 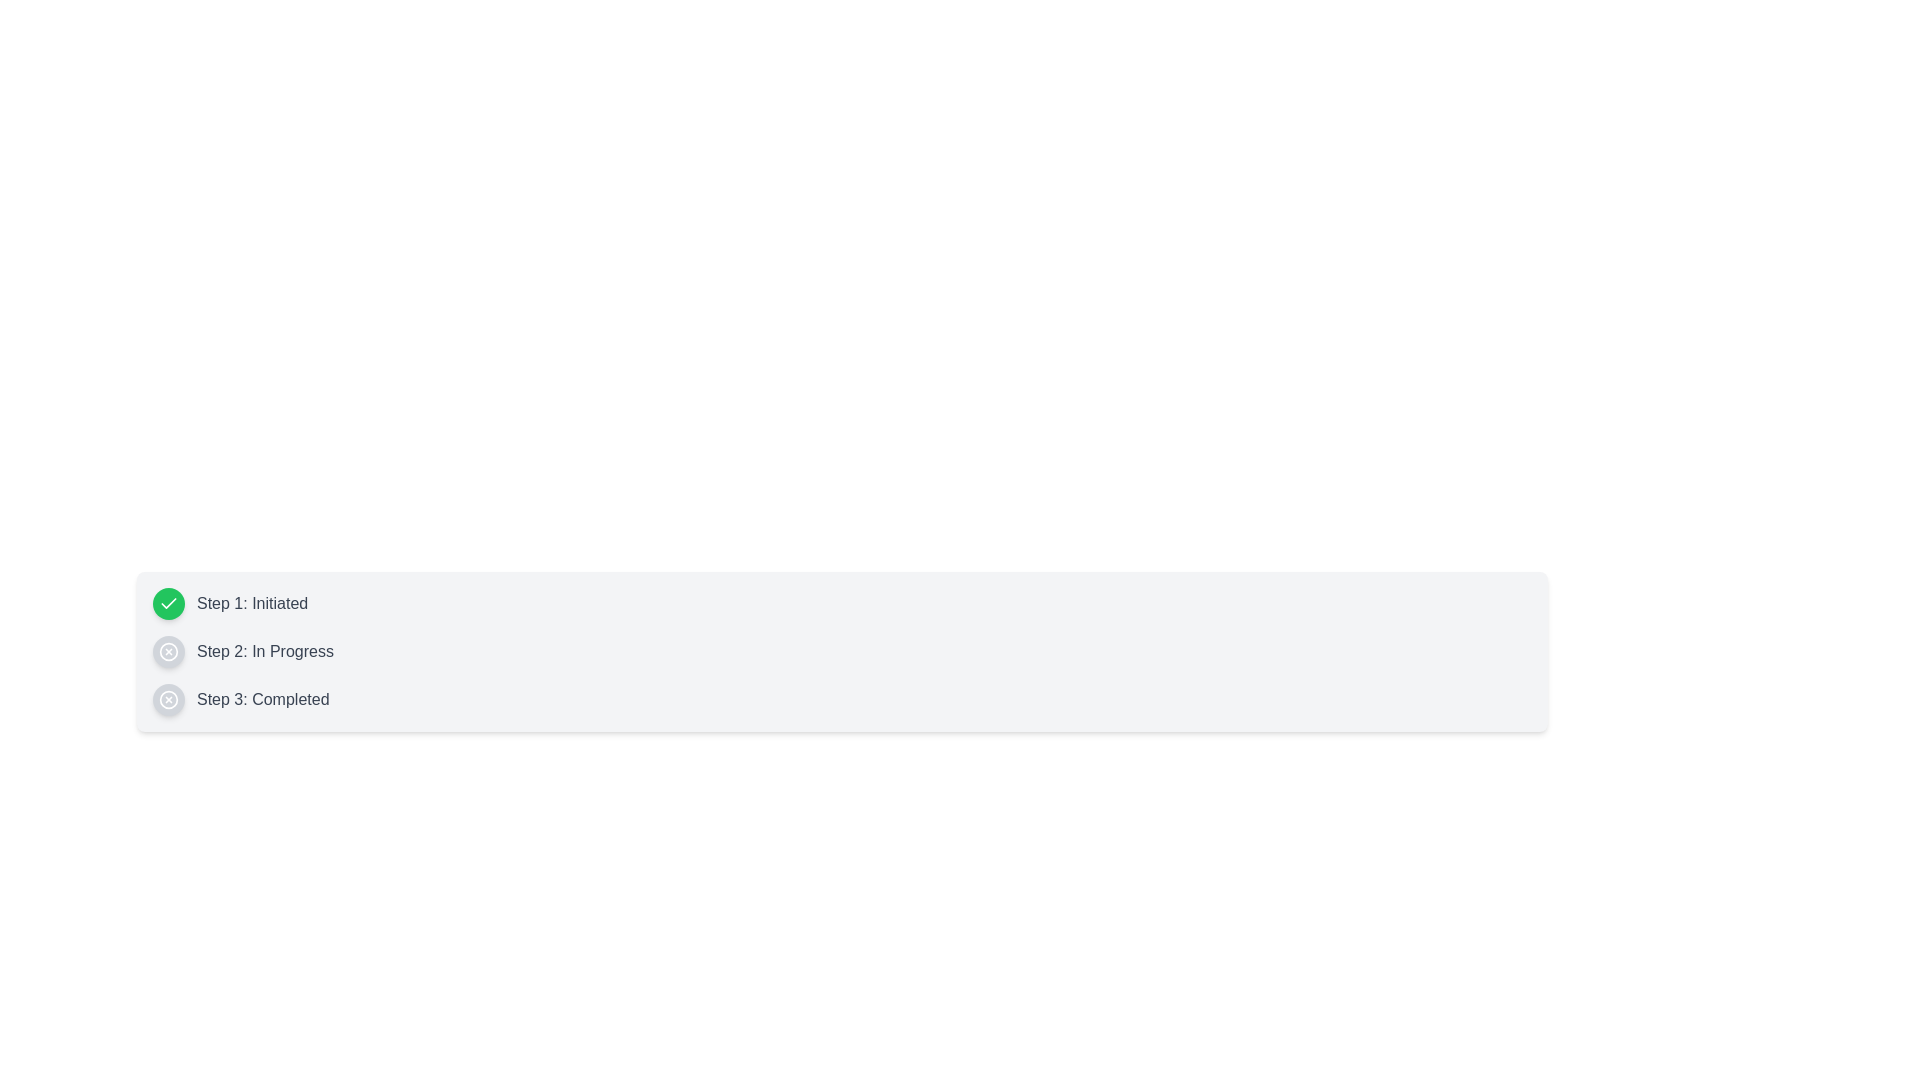 What do you see at coordinates (168, 601) in the screenshot?
I see `the checkmark icon within the circular background that represents 'Step 1' in the vertical list of steps` at bounding box center [168, 601].